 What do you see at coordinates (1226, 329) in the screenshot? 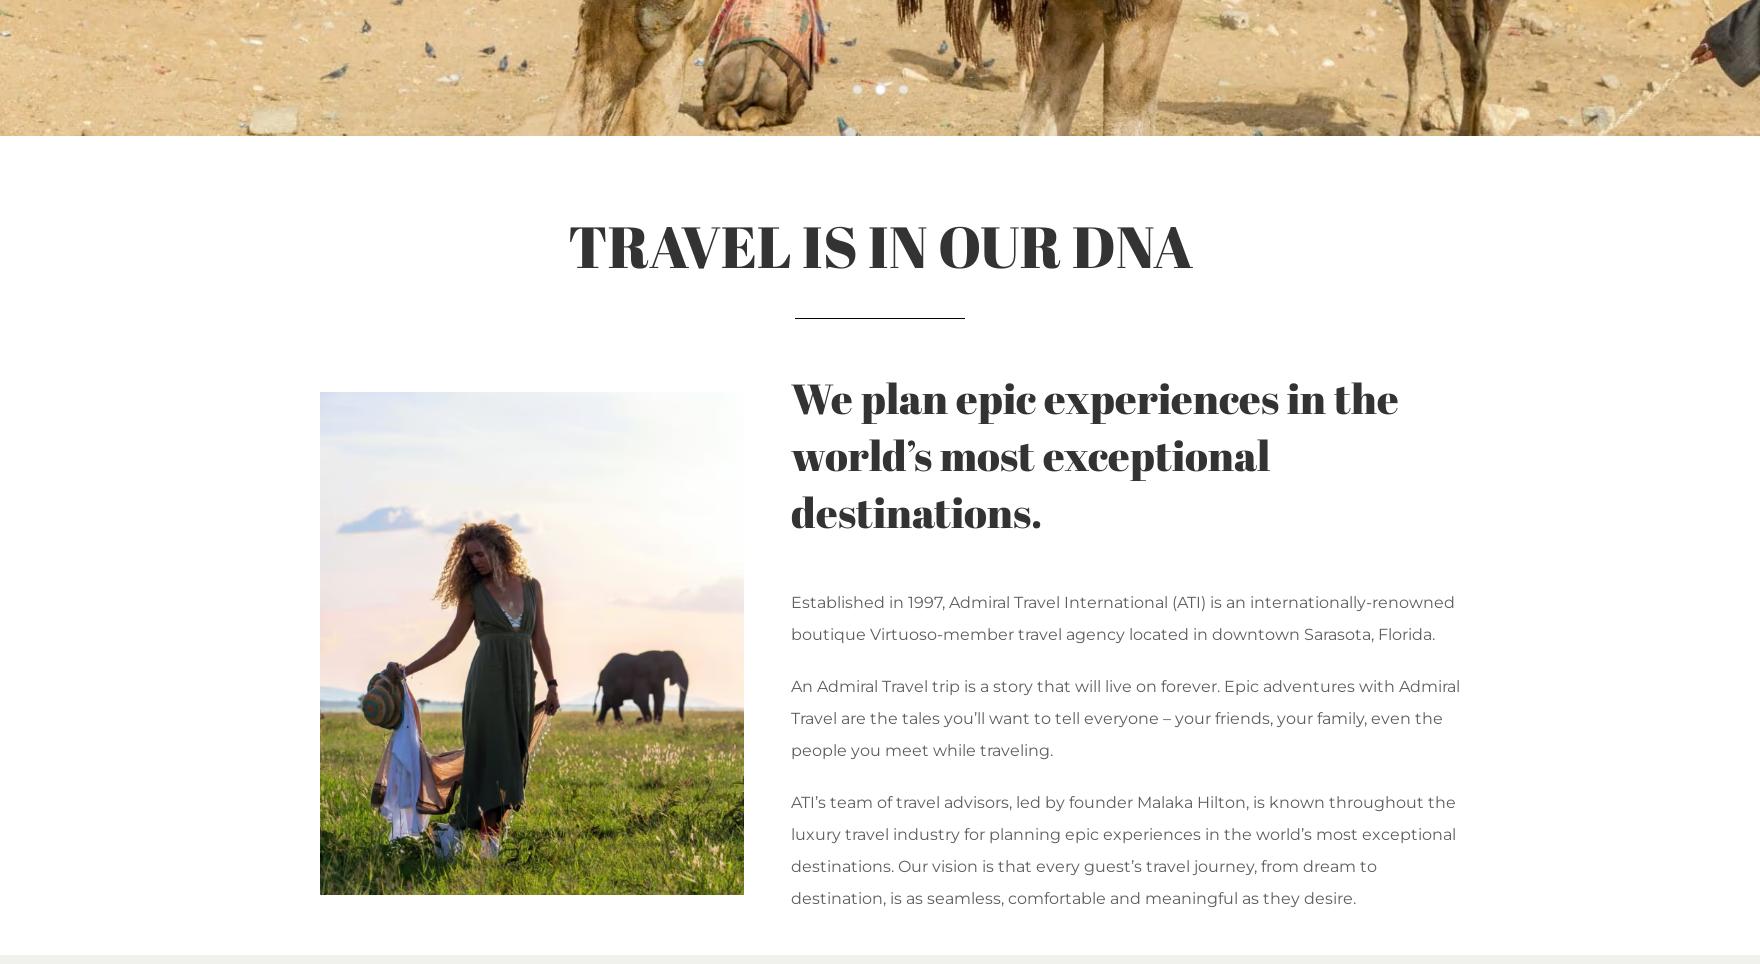
I see `'Contact Us'` at bounding box center [1226, 329].